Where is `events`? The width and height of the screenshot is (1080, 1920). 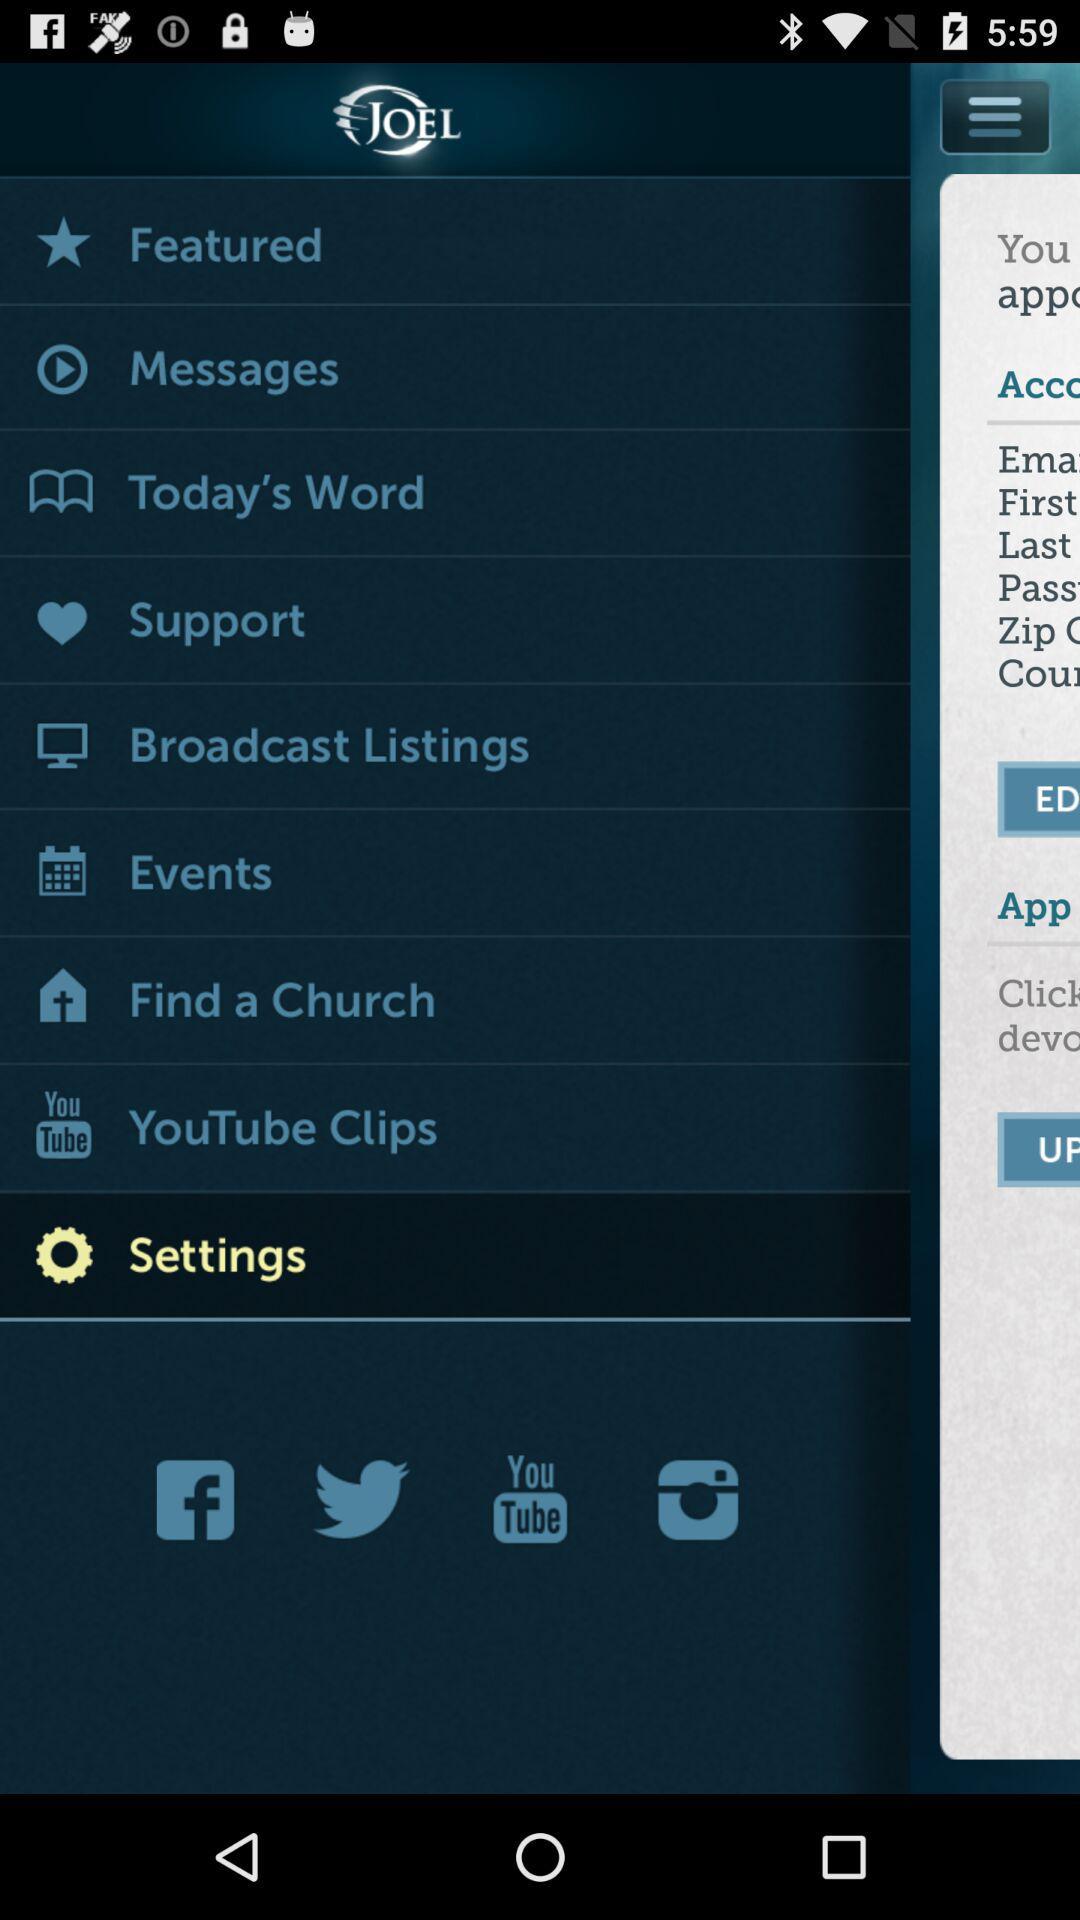 events is located at coordinates (455, 875).